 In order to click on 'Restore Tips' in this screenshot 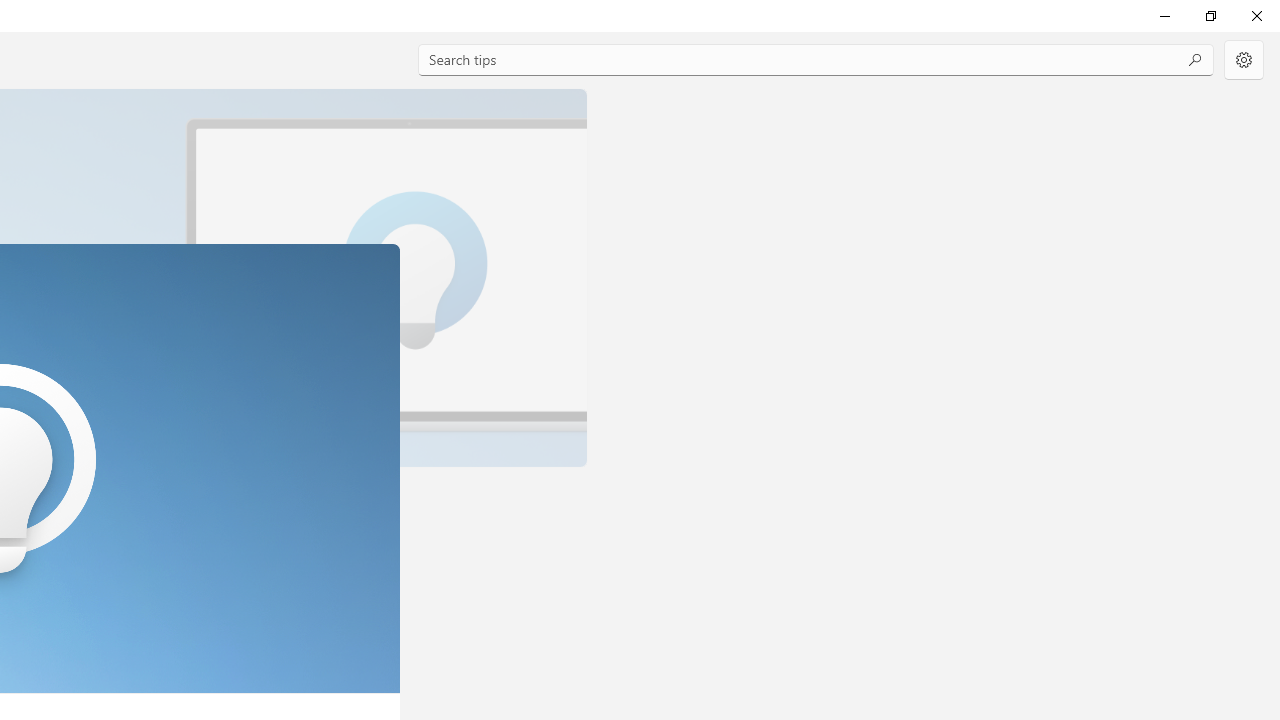, I will do `click(1209, 15)`.